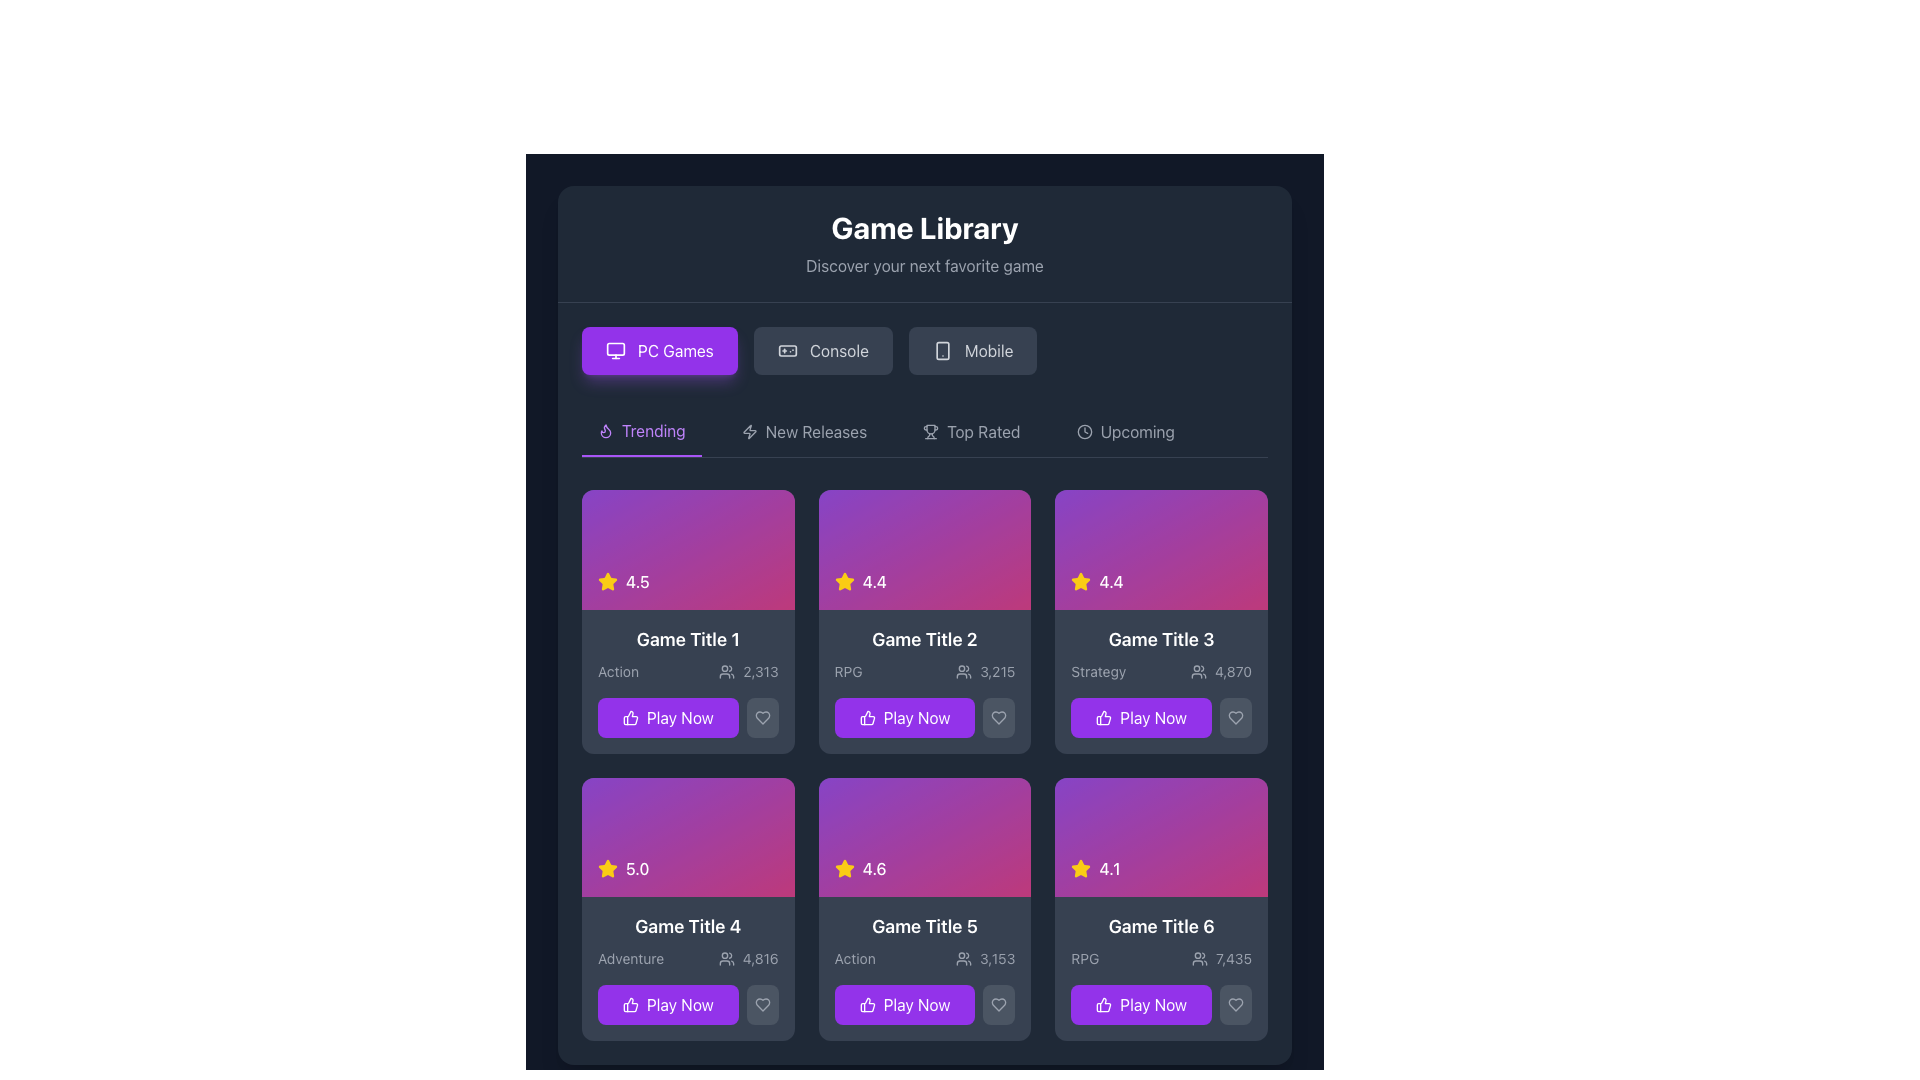 The width and height of the screenshot is (1920, 1080). Describe the element at coordinates (1199, 671) in the screenshot. I see `the vectorized icon resembling a group of people, which is positioned to the left of the number '4,870' under the 'Game Title 3' card in the user statistic component` at that location.